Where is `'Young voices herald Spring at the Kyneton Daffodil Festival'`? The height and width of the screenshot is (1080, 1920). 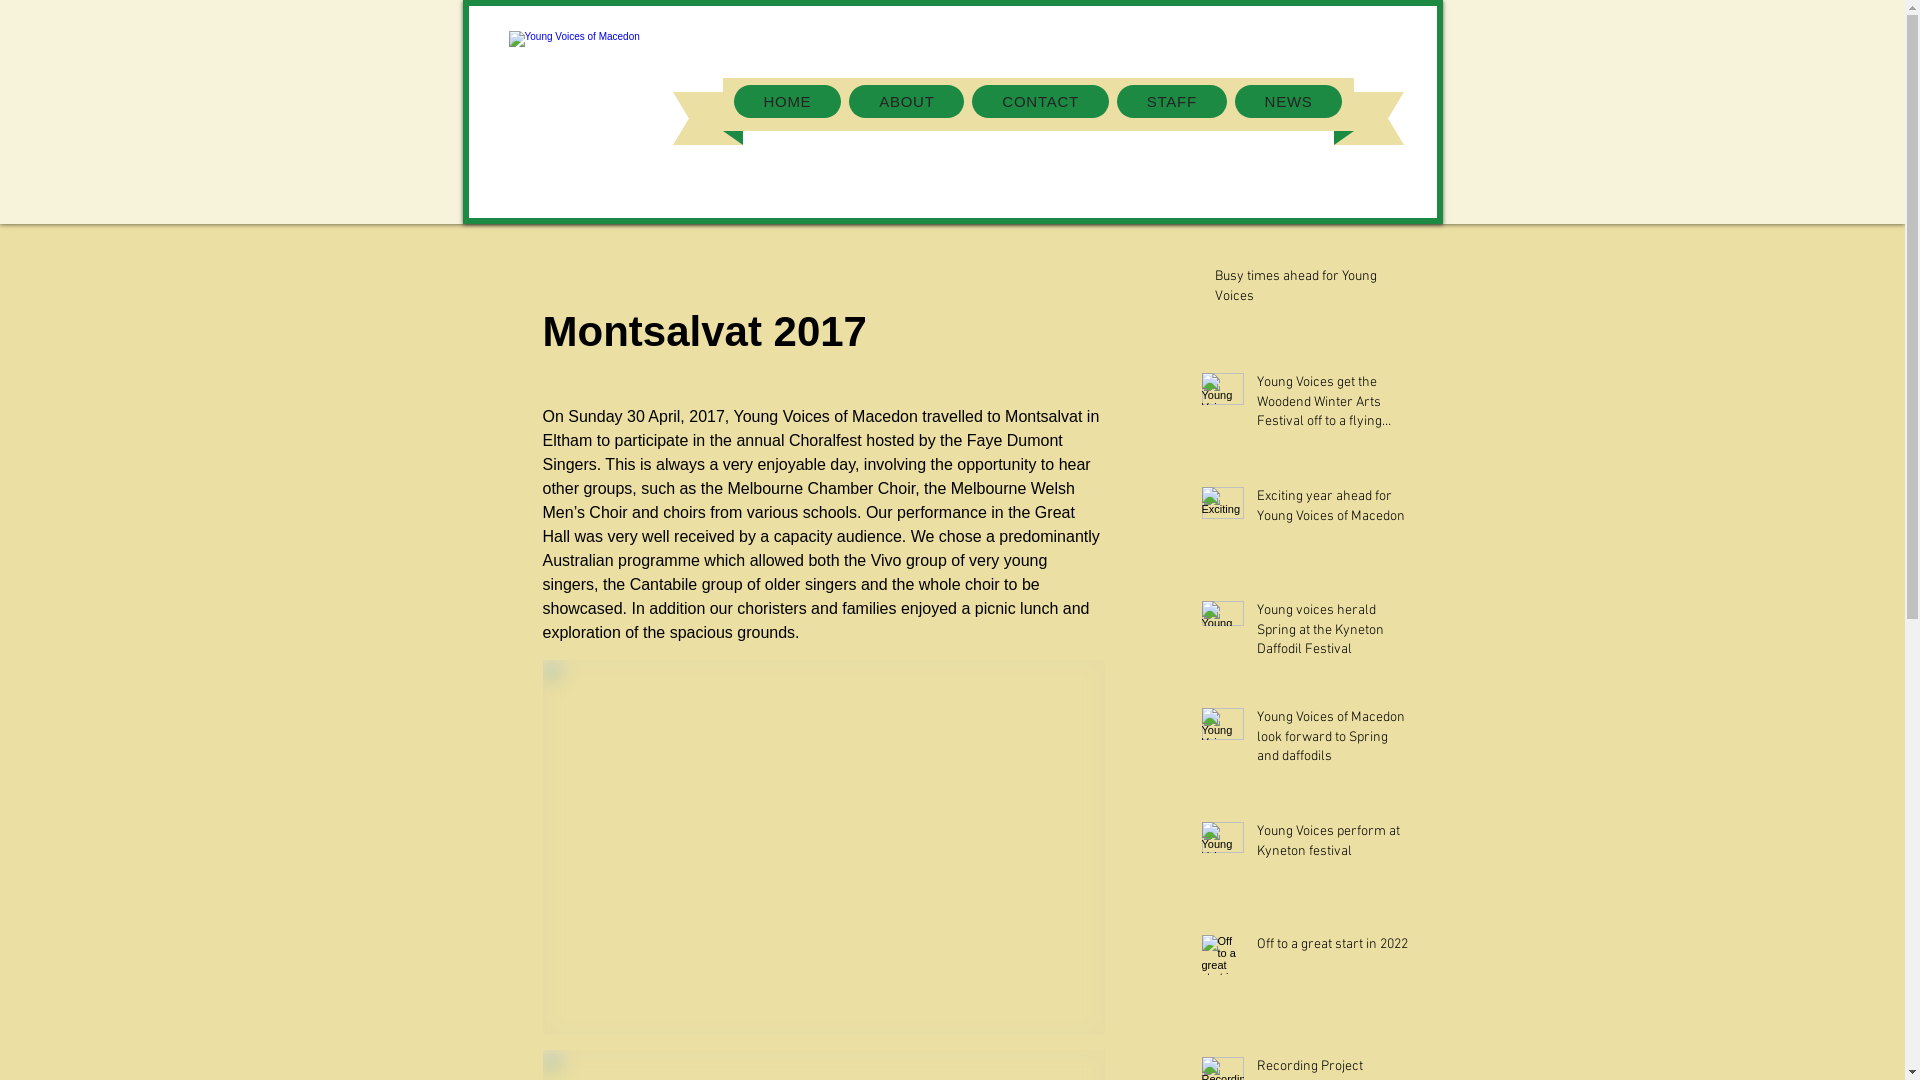 'Young voices herald Spring at the Kyneton Daffodil Festival' is located at coordinates (1332, 633).